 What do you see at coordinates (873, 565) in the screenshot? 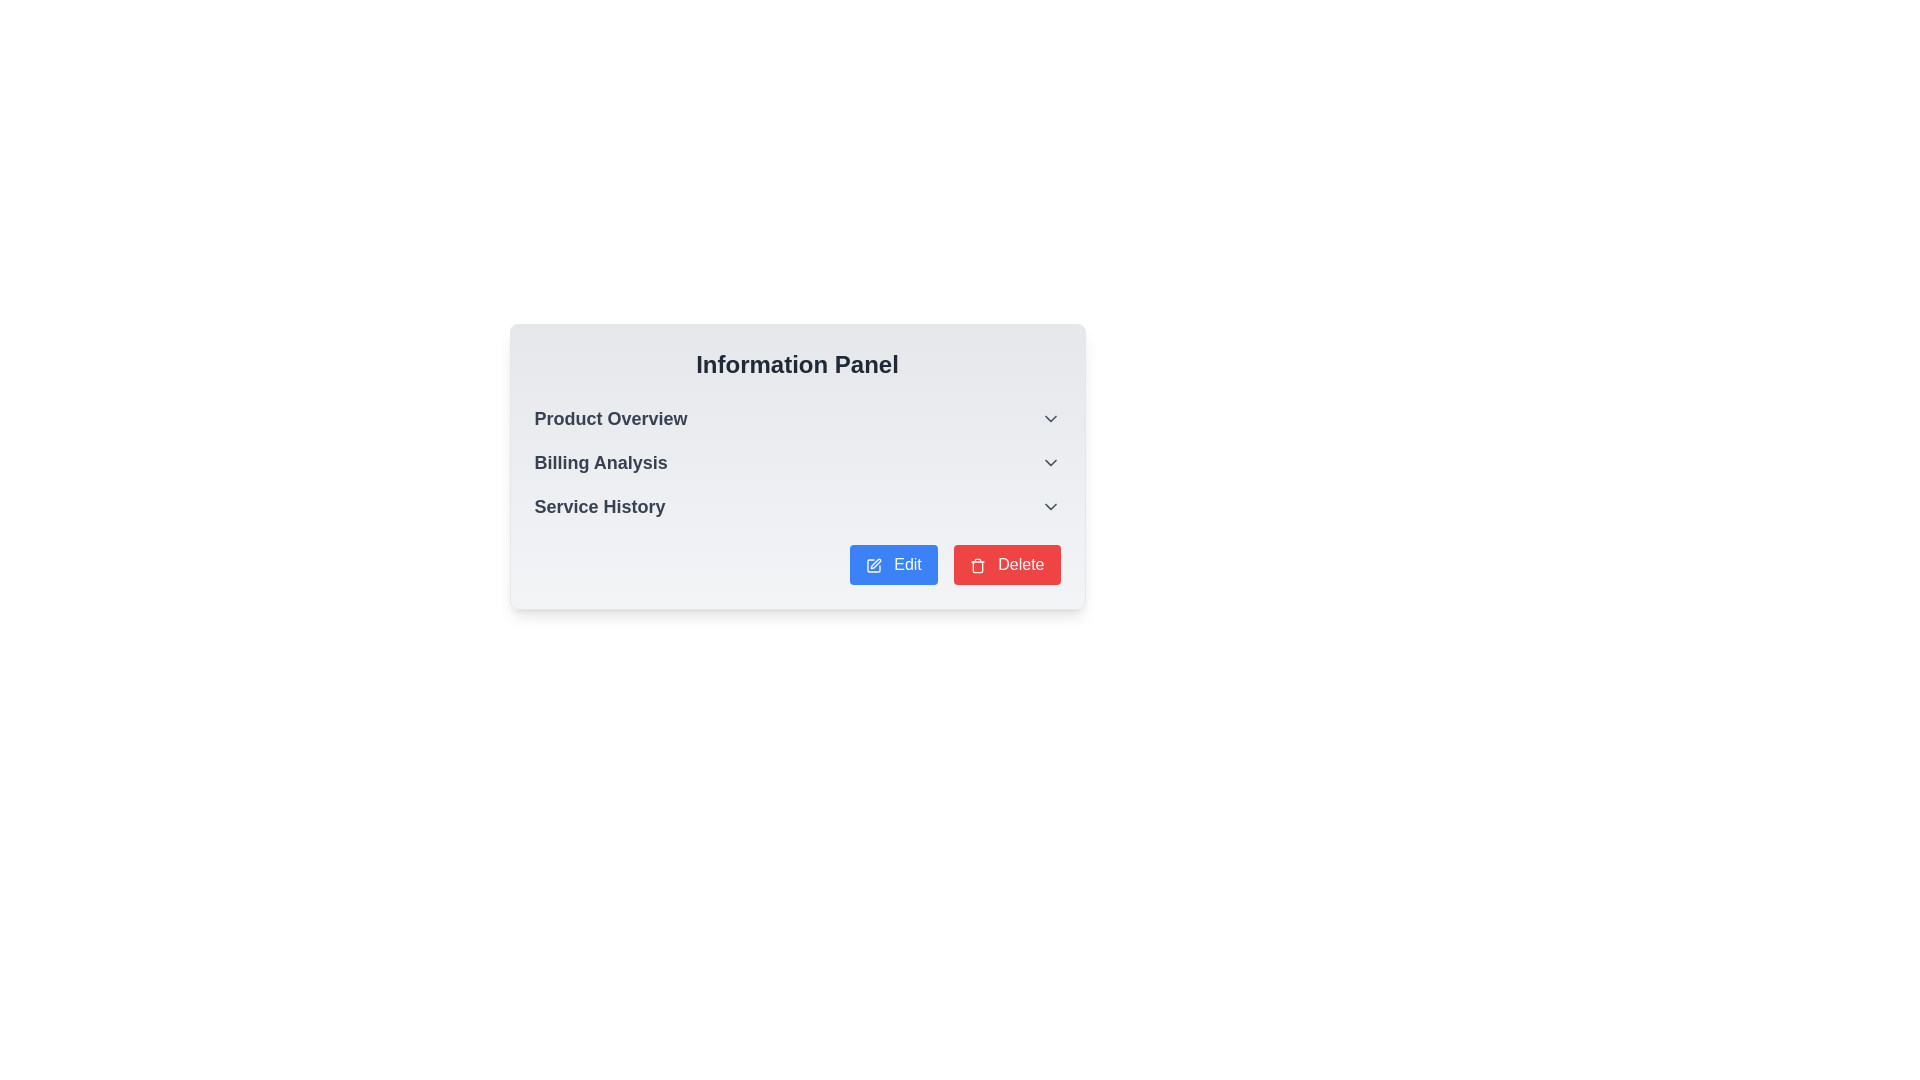
I see `the icon within the blue 'Edit' button that indicates functionality` at bounding box center [873, 565].